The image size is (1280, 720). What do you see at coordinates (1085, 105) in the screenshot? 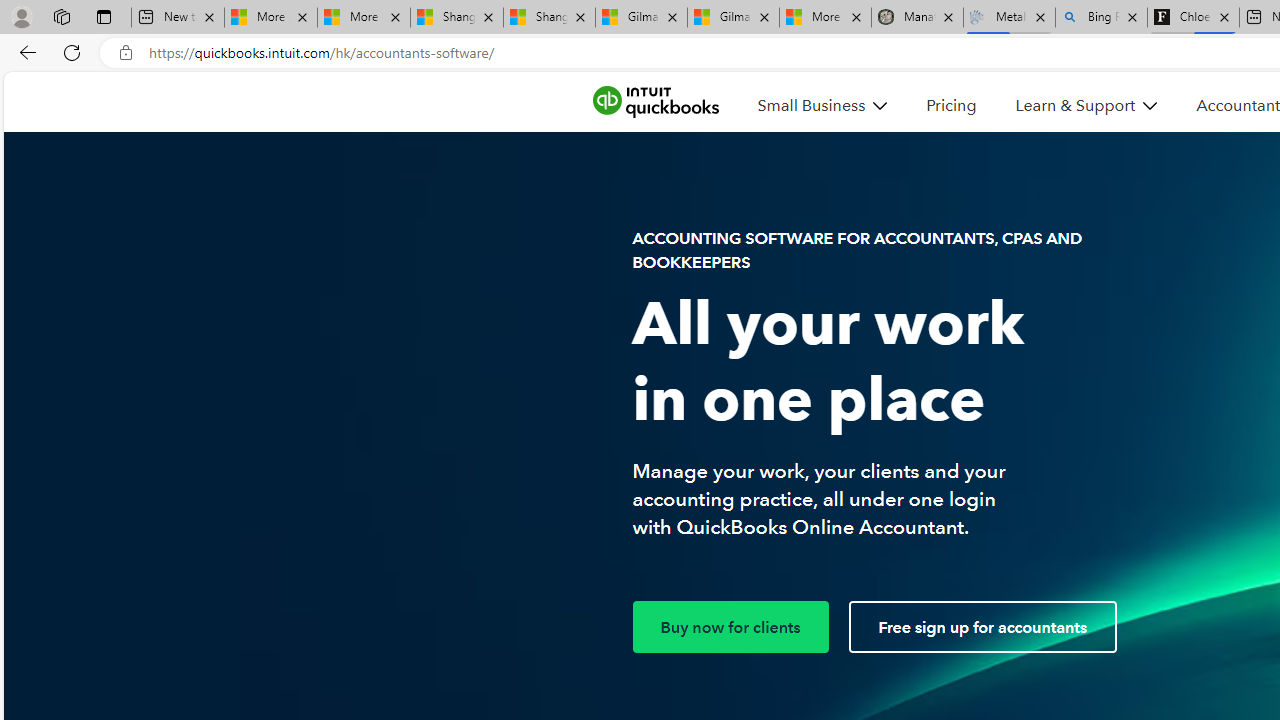
I see `'Learn & Support'` at bounding box center [1085, 105].